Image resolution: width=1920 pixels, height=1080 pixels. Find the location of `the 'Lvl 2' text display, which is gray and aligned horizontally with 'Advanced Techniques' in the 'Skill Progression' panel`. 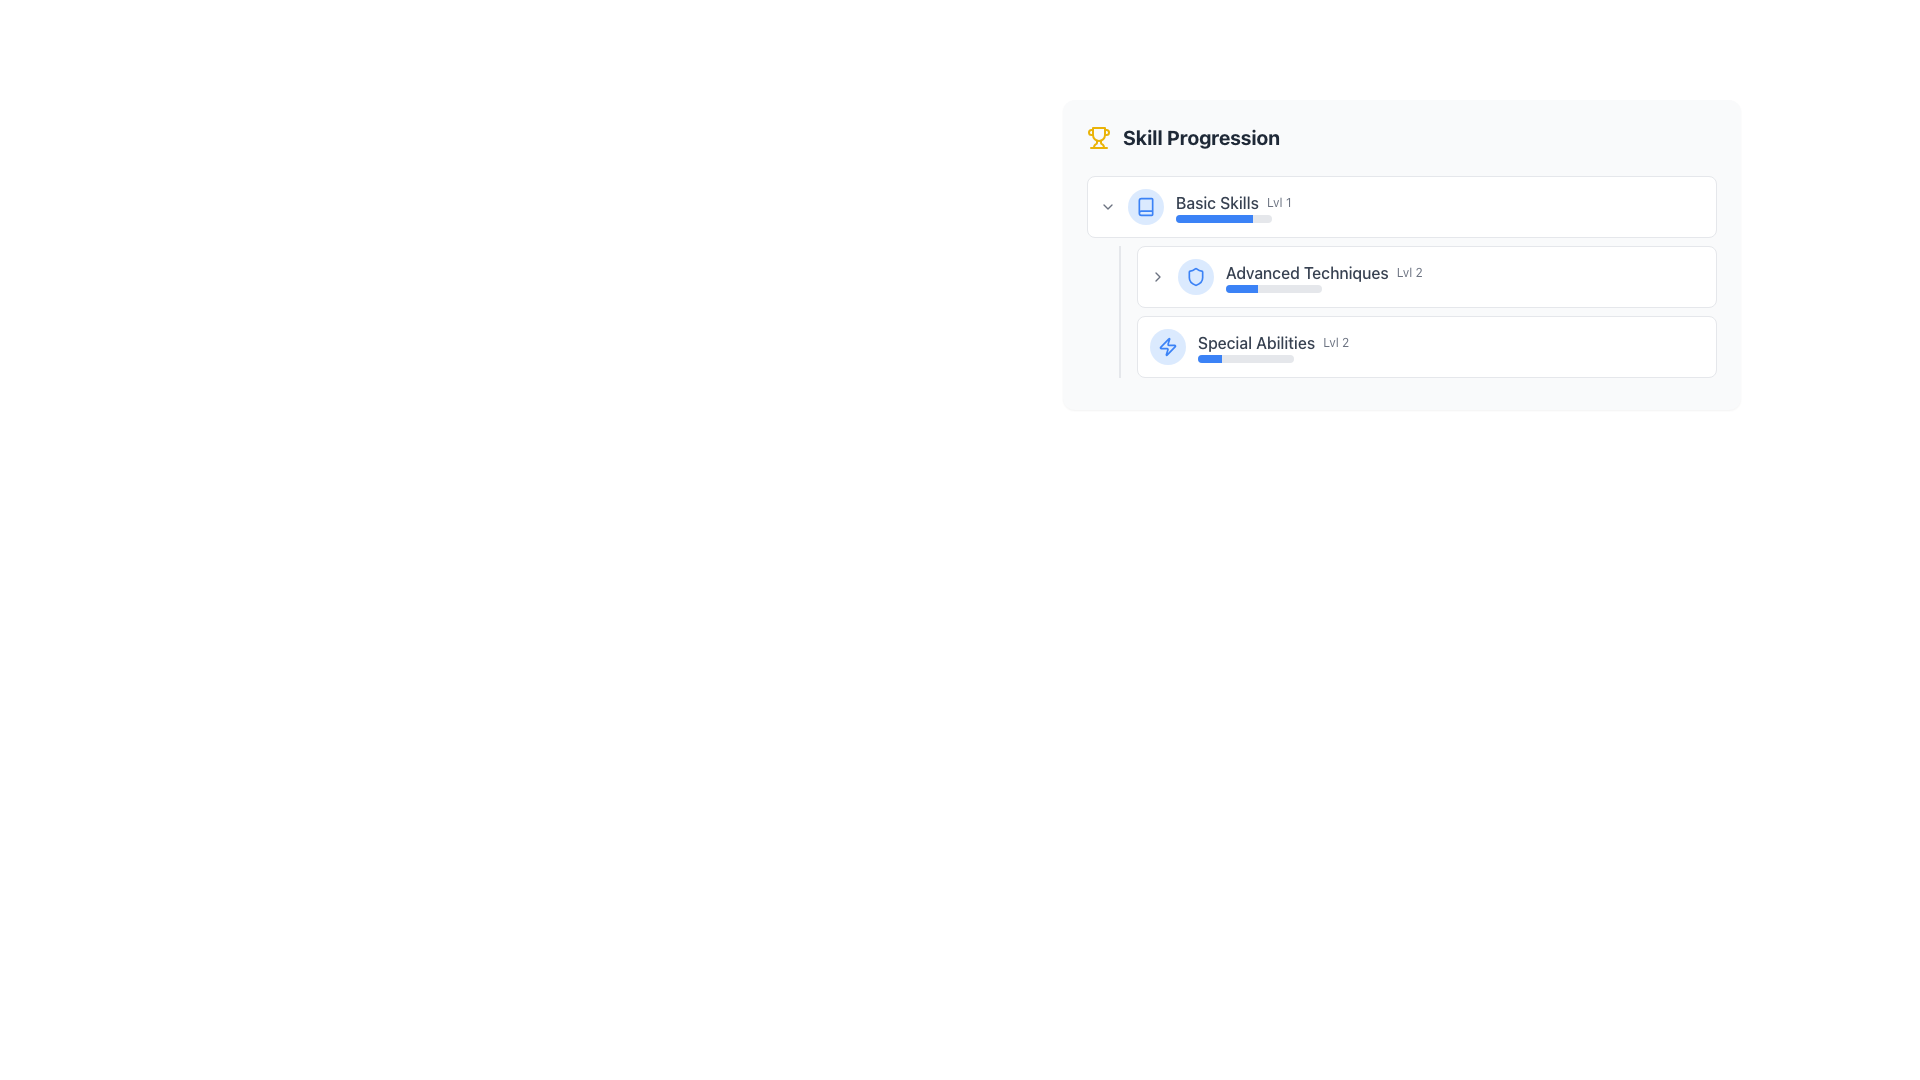

the 'Lvl 2' text display, which is gray and aligned horizontally with 'Advanced Techniques' in the 'Skill Progression' panel is located at coordinates (1408, 273).